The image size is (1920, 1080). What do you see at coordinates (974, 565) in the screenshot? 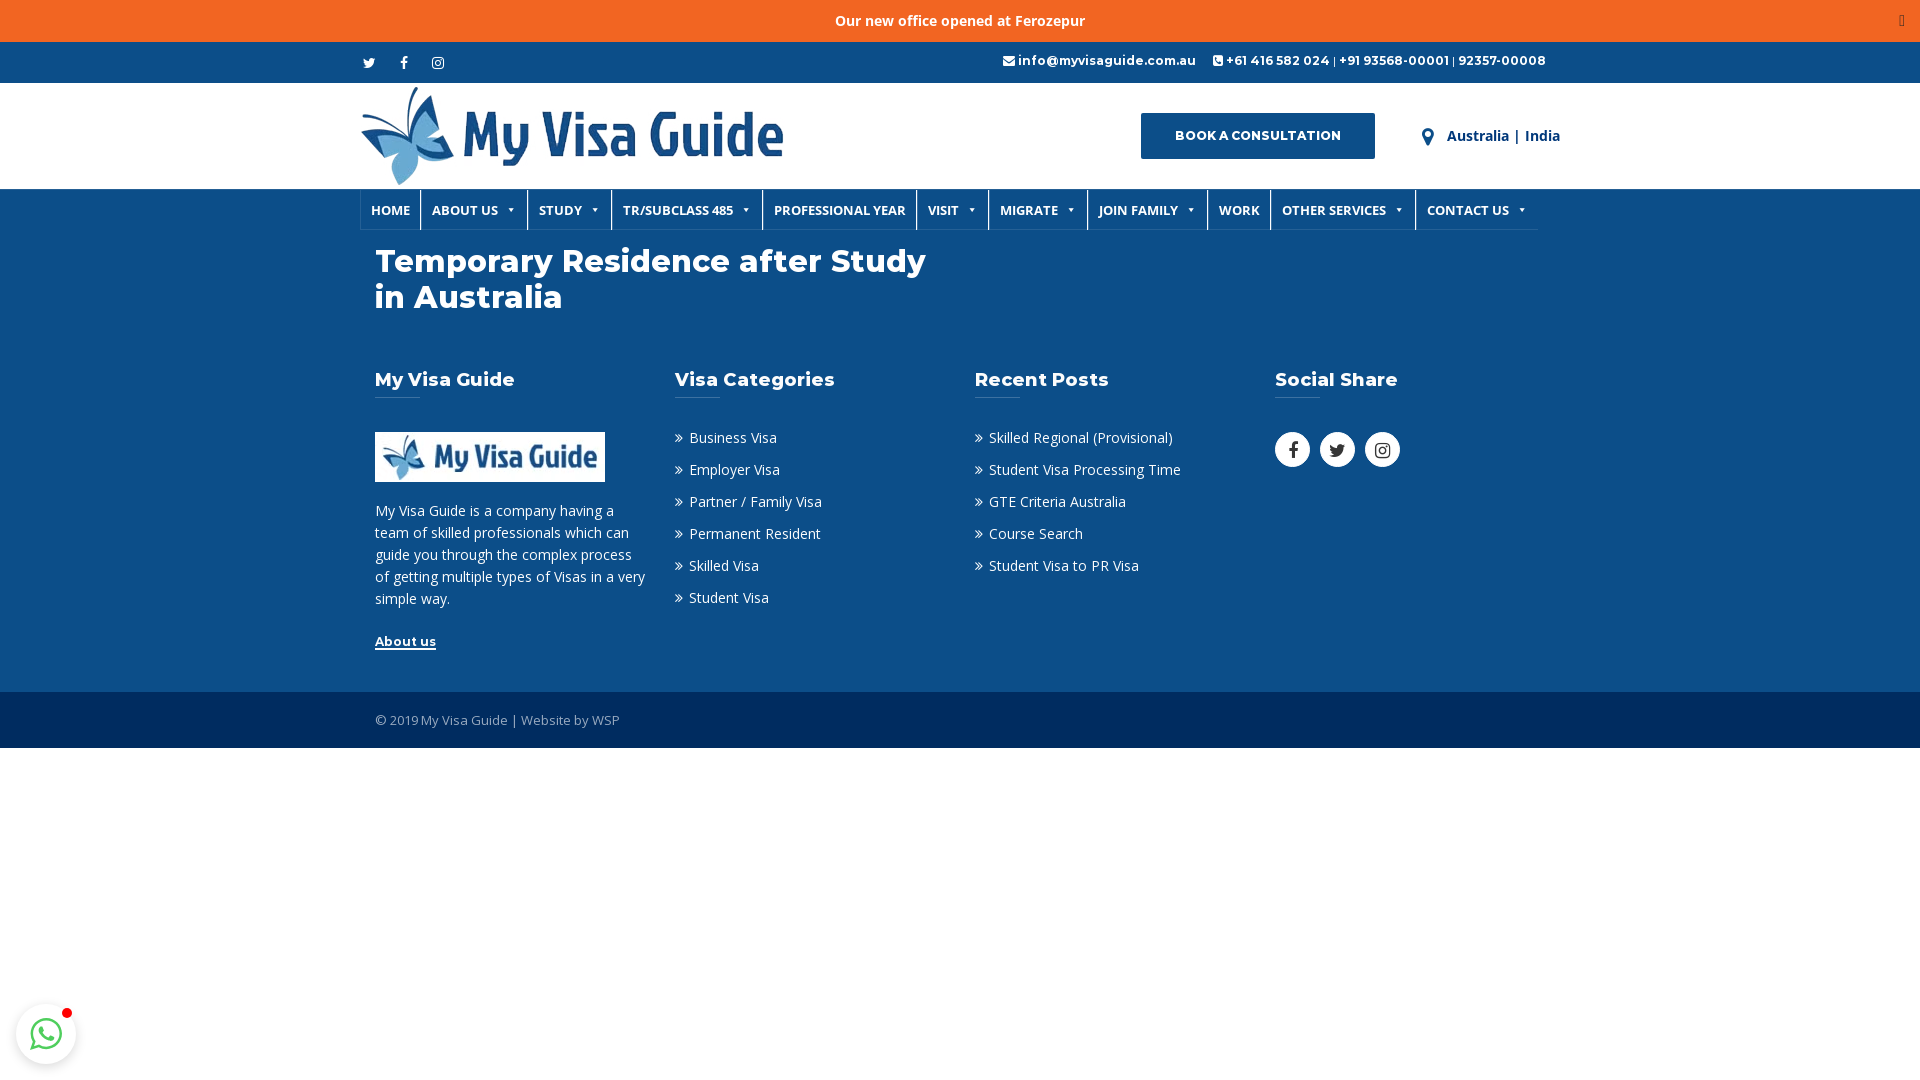
I see `'Student Visa to PR Visa'` at bounding box center [974, 565].